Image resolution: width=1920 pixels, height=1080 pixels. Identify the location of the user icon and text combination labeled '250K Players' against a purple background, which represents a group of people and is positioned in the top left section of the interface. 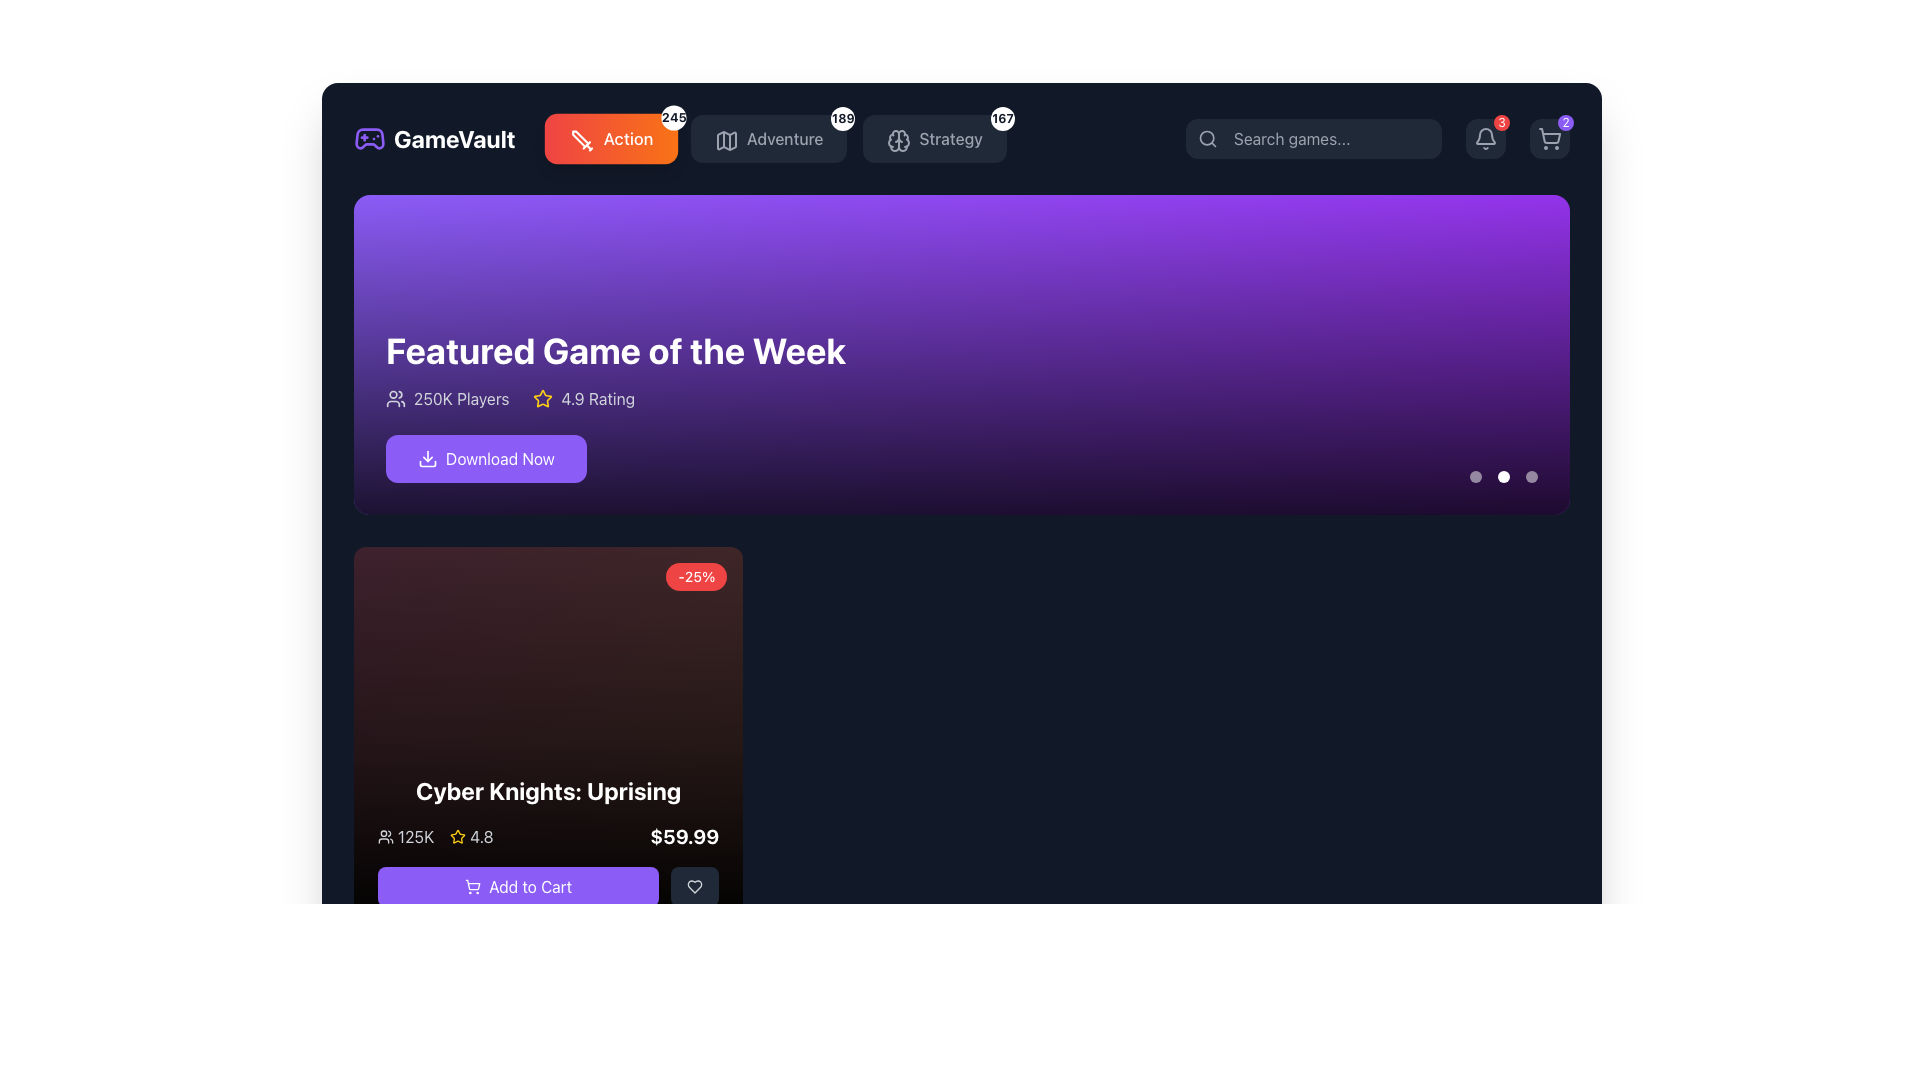
(446, 398).